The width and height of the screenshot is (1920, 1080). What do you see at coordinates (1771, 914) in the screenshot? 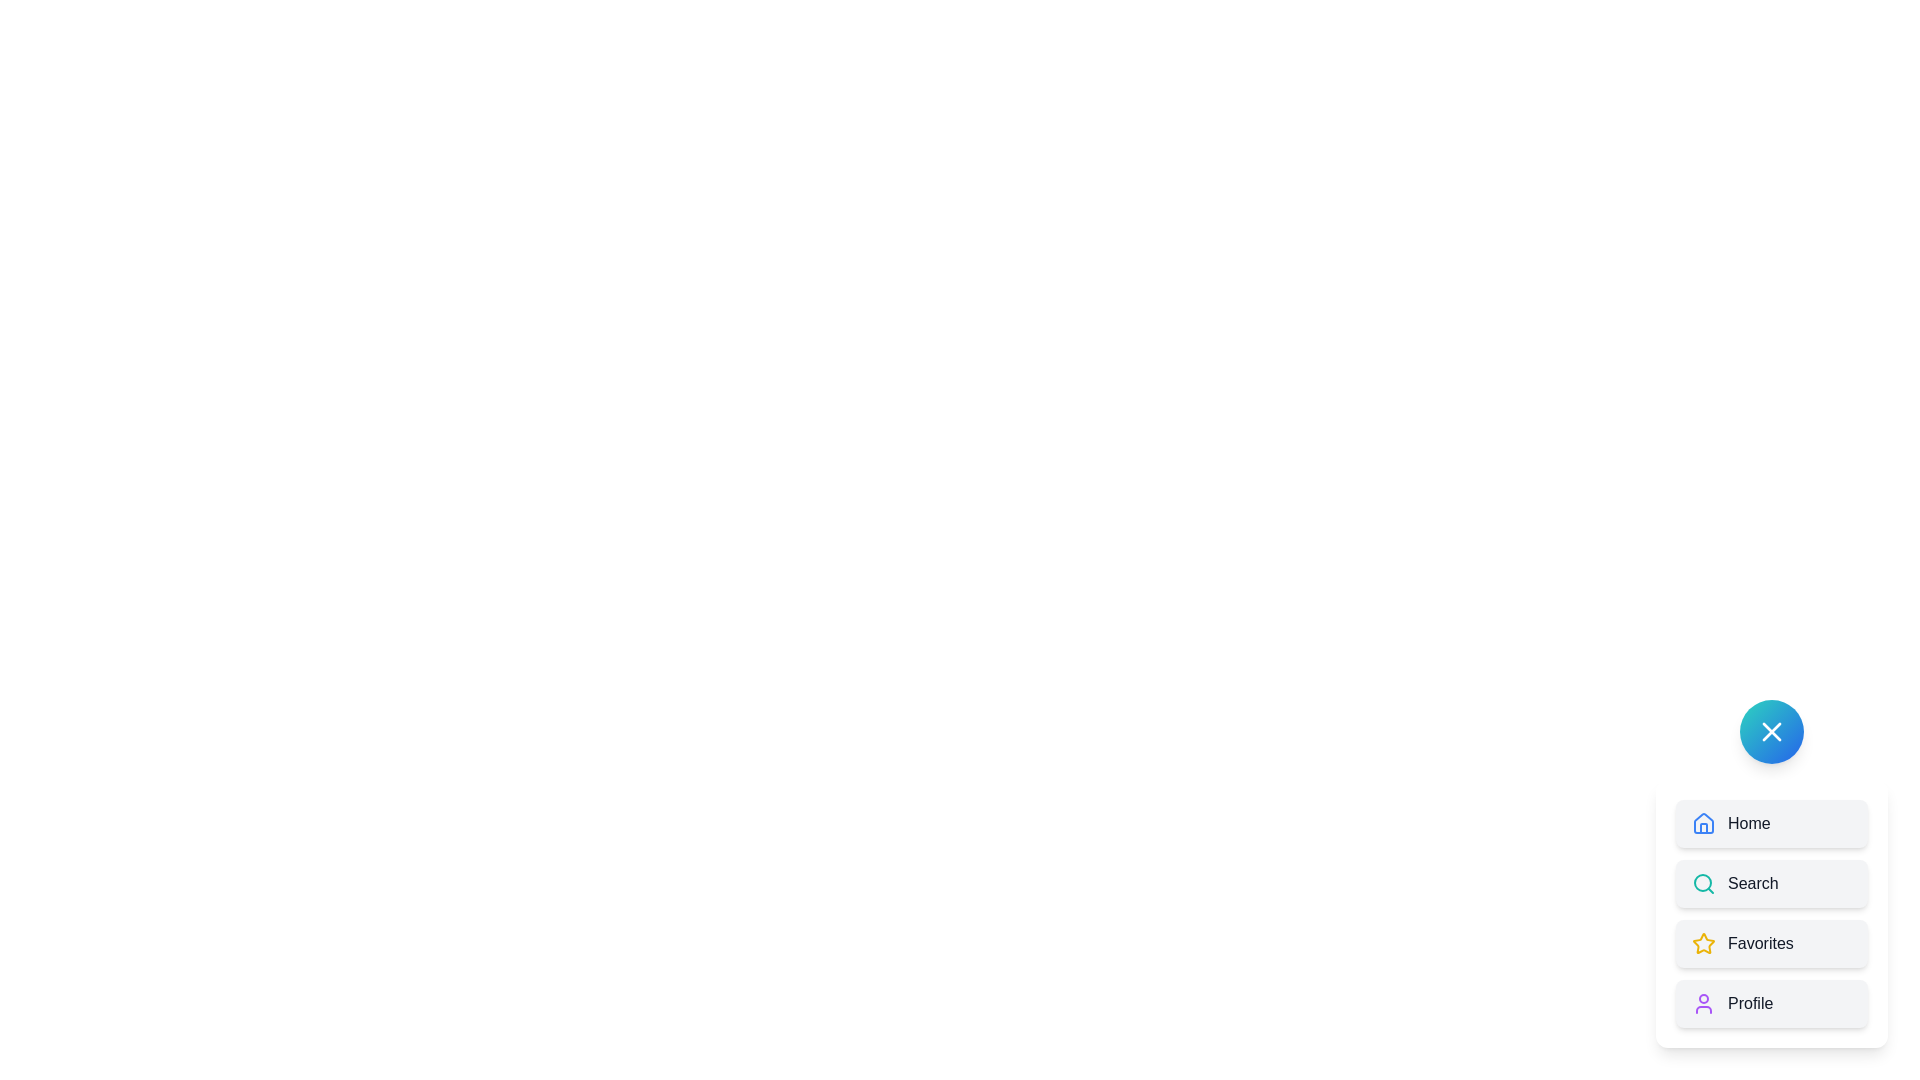
I see `the 'Favorites' button, the third item in the vertical menu located in the bottom-right corner of the interface, to observe hover effects` at bounding box center [1771, 914].